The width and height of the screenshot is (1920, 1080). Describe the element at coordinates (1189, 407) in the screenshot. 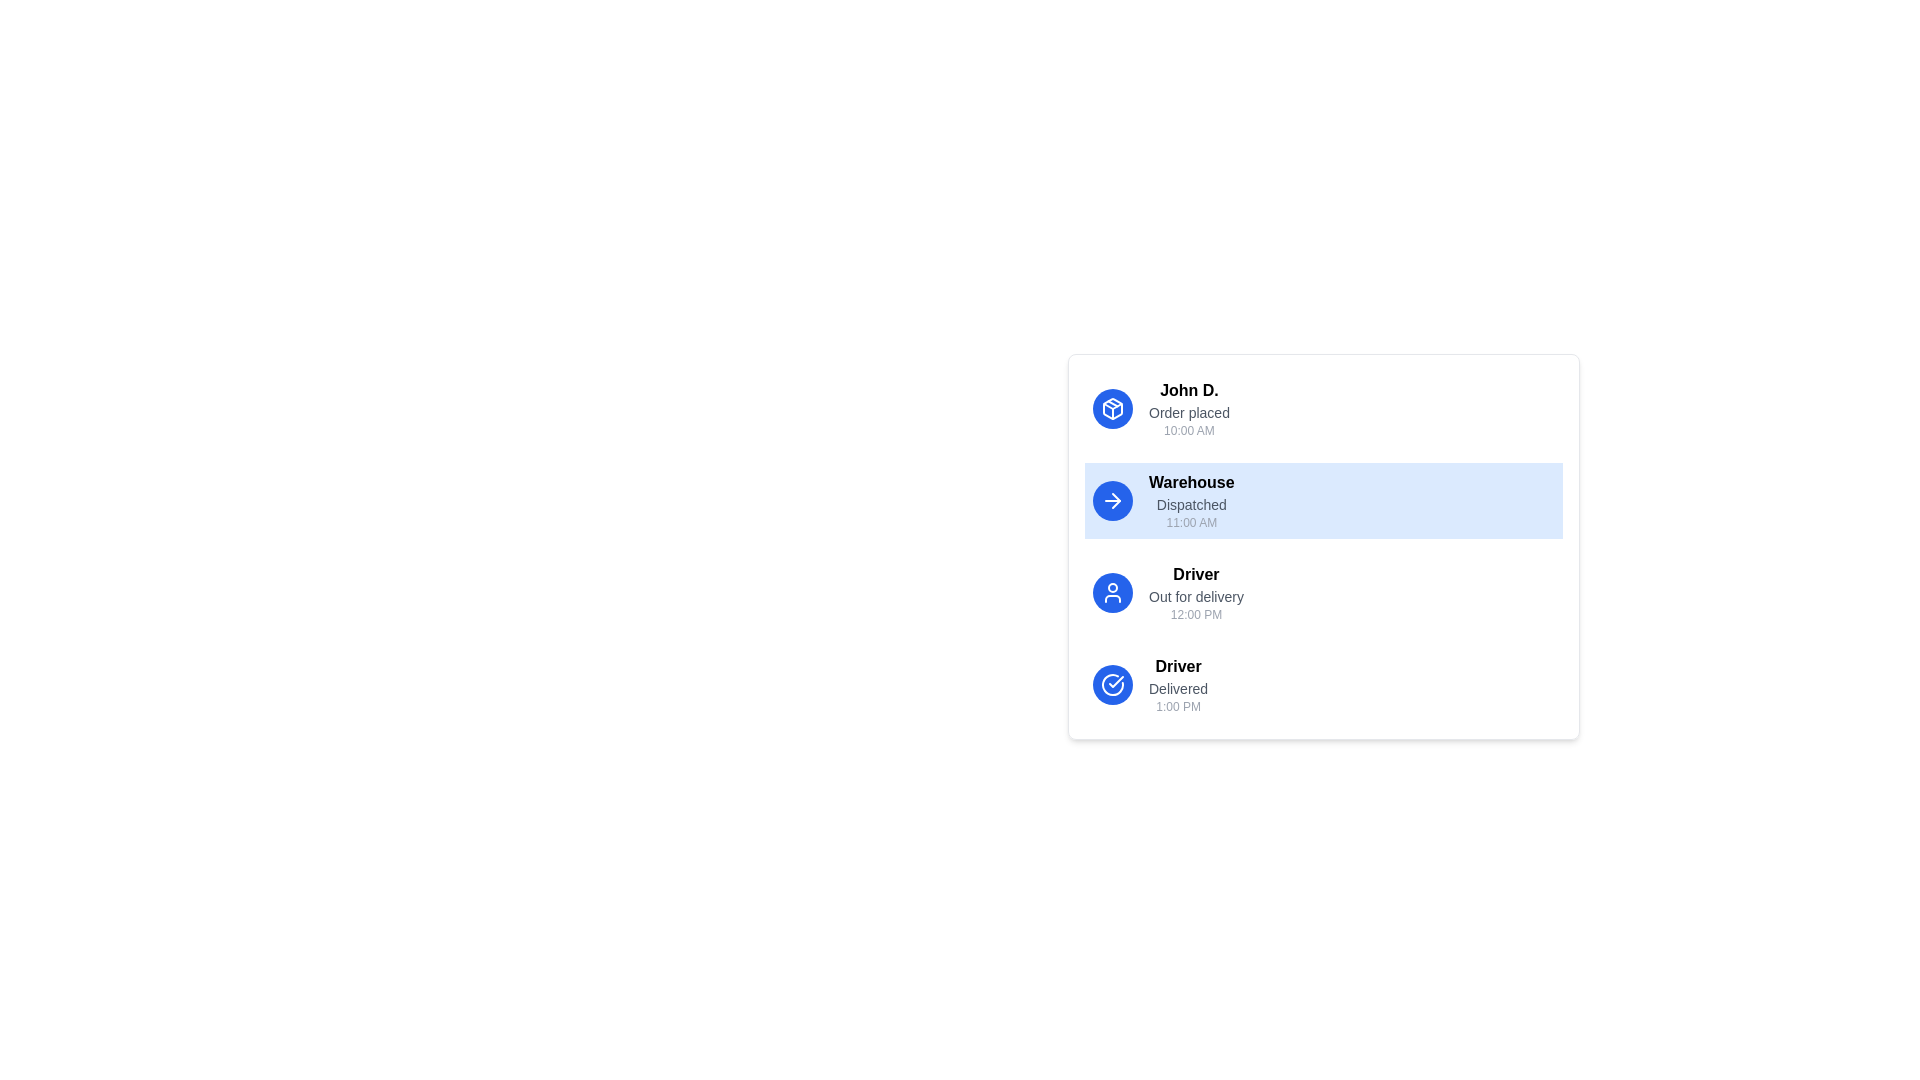

I see `text block displaying the user's name, order status, and timestamp located at the top of the vertical list` at that location.